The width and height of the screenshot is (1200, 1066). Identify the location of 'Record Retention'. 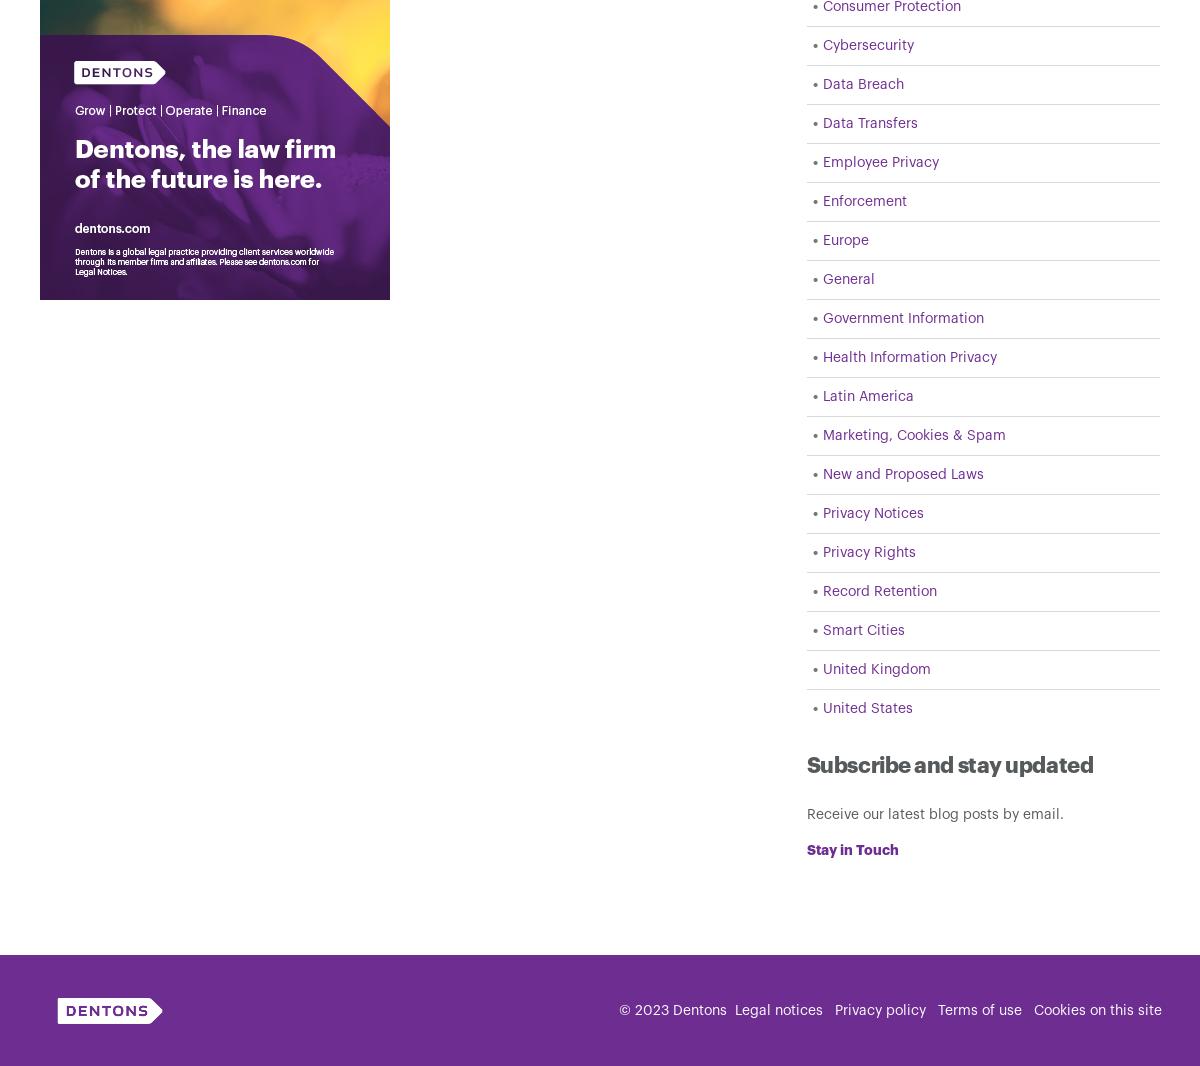
(821, 590).